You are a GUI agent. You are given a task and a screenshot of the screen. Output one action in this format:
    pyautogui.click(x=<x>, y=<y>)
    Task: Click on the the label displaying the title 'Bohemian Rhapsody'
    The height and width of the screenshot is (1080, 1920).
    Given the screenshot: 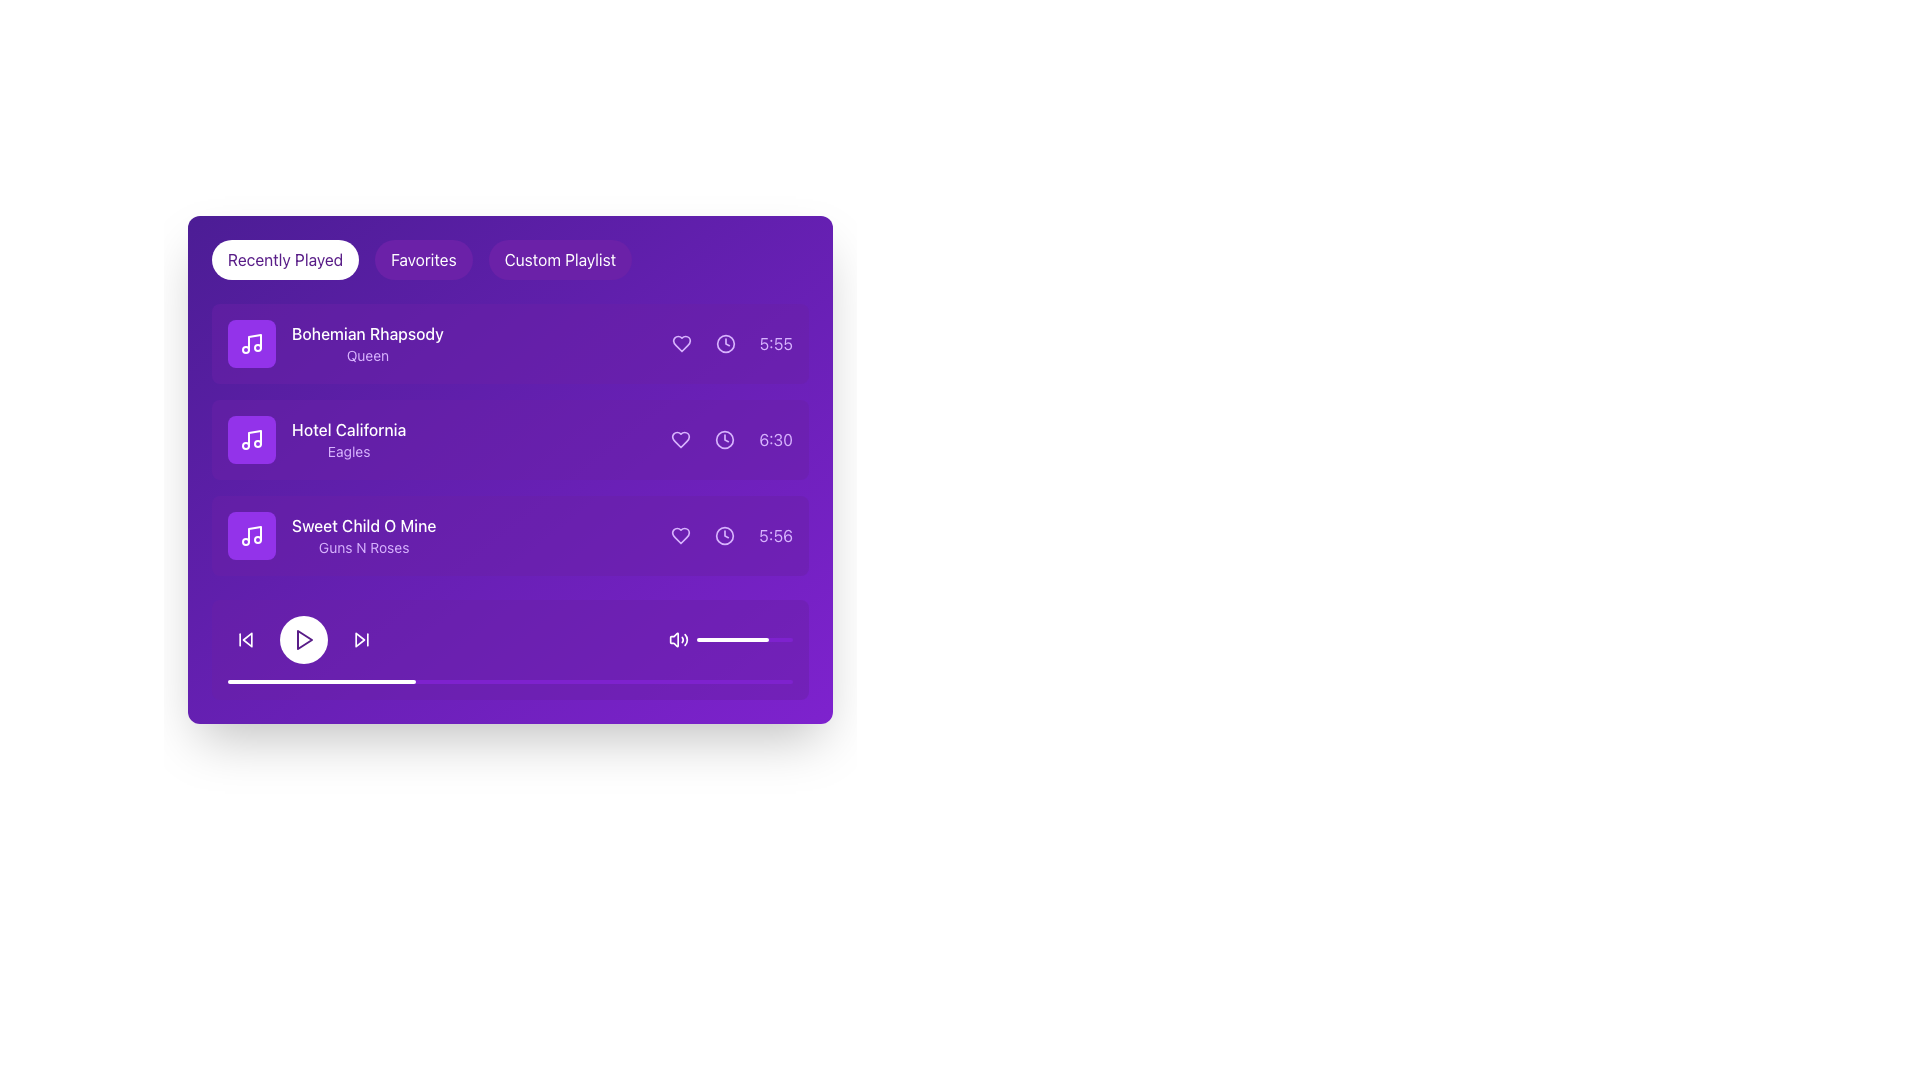 What is the action you would take?
    pyautogui.click(x=367, y=333)
    